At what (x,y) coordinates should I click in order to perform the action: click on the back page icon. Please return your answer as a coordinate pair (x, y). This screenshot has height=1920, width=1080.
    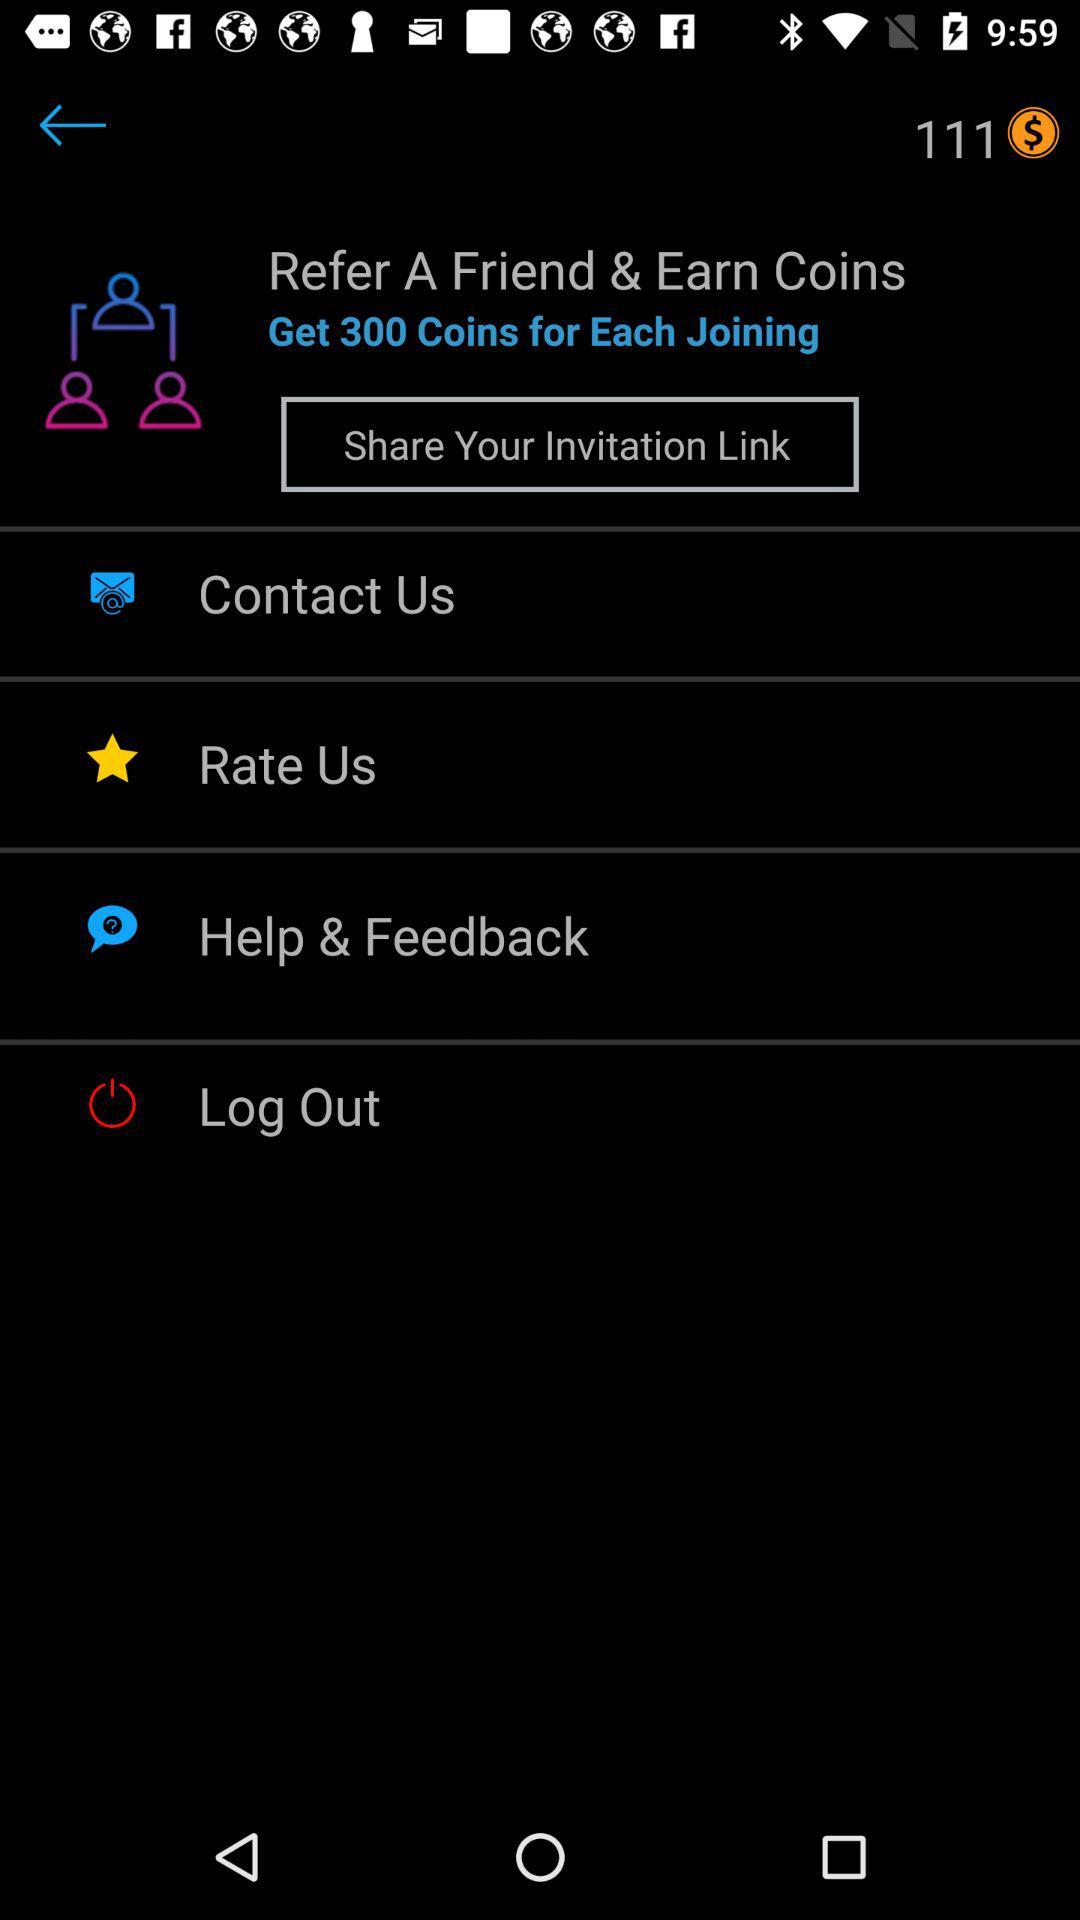
    Looking at the image, I should click on (112, 150).